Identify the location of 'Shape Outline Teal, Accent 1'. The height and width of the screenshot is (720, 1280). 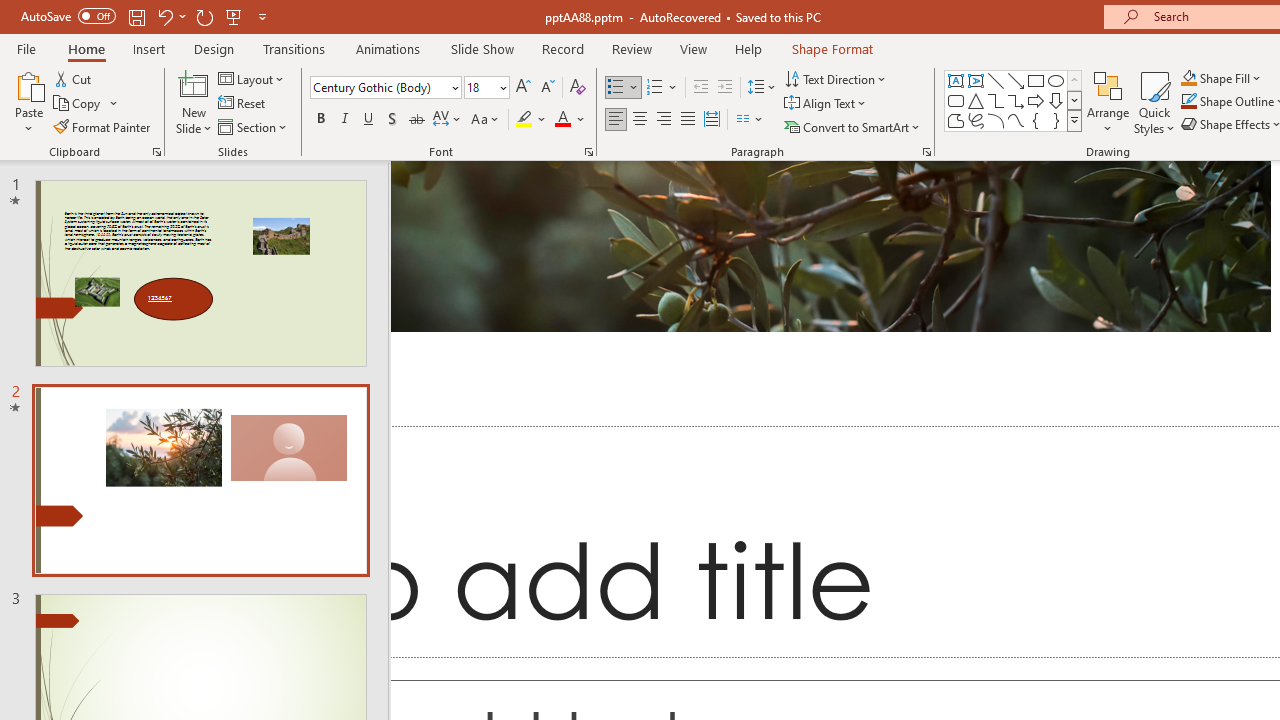
(1189, 101).